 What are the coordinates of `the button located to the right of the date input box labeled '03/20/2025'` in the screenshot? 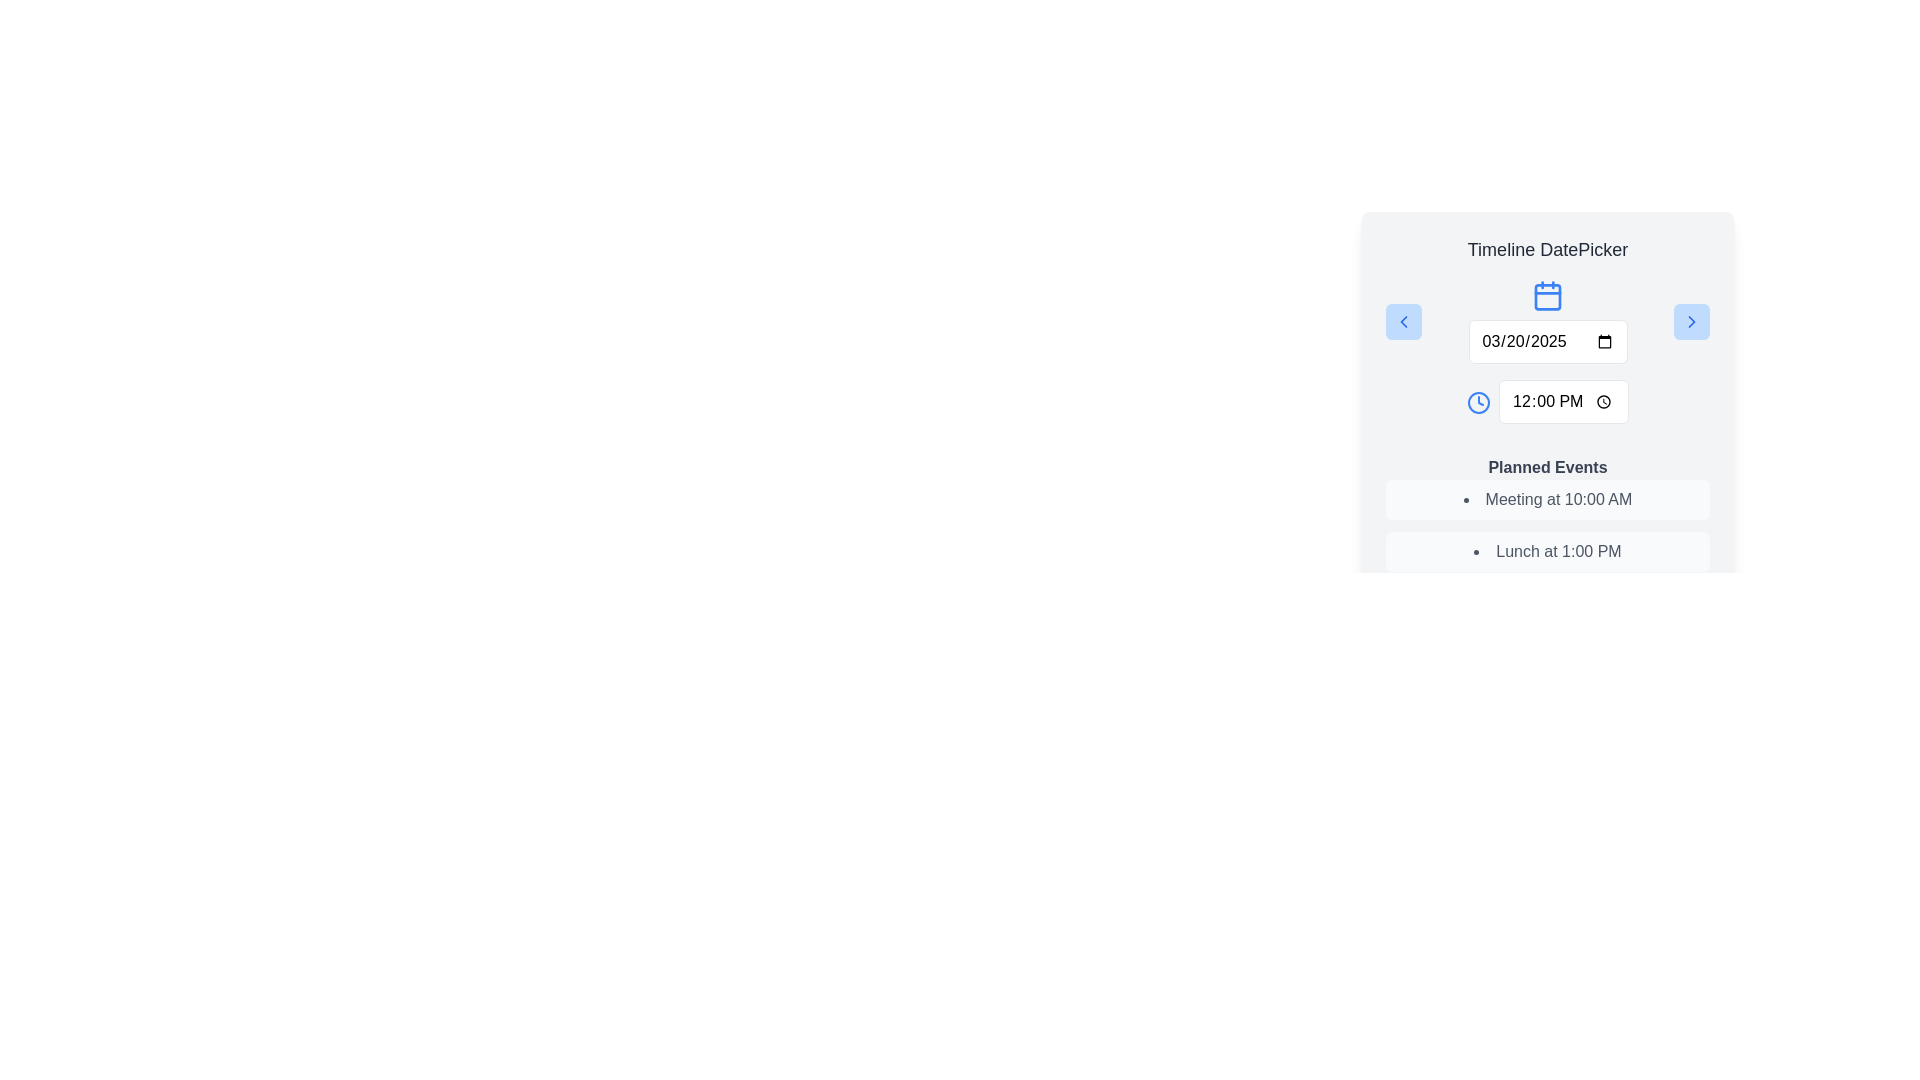 It's located at (1690, 320).